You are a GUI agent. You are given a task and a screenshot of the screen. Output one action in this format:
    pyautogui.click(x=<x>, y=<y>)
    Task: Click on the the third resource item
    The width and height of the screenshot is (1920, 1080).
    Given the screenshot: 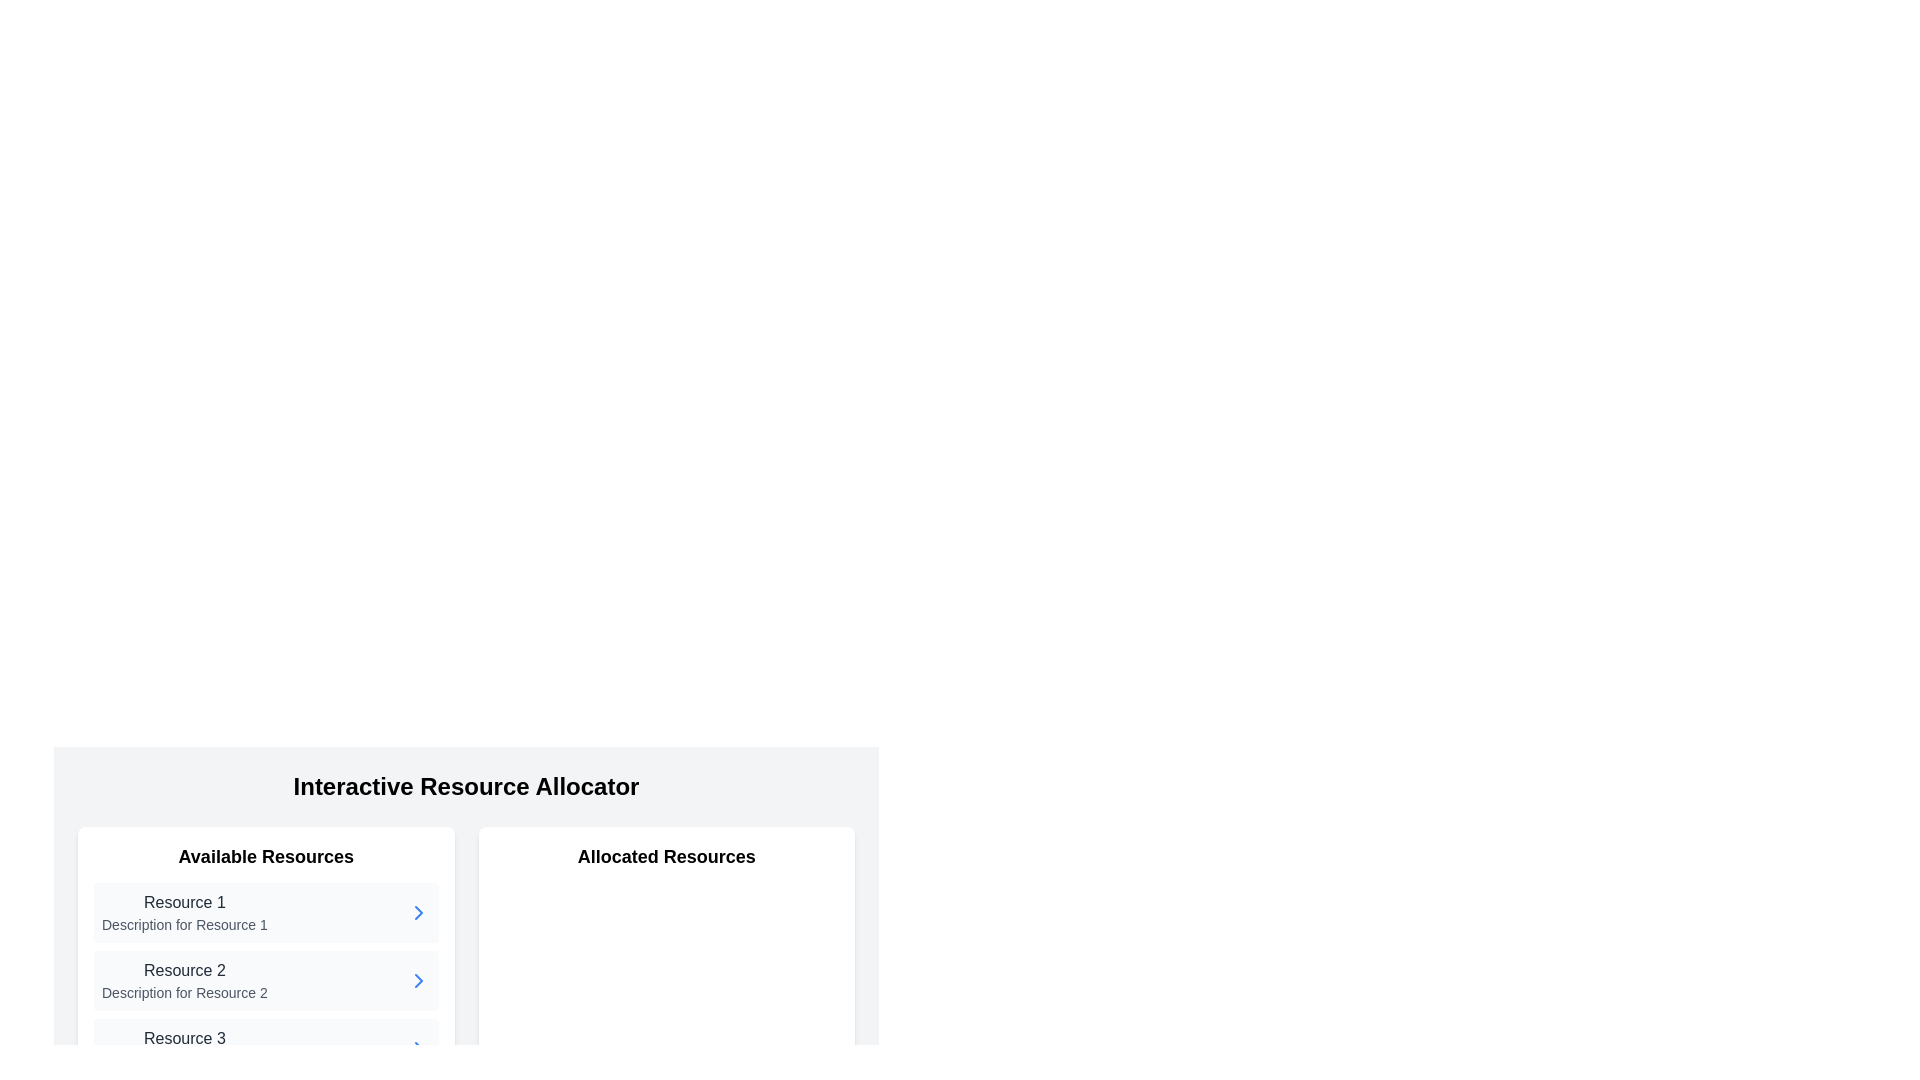 What is the action you would take?
    pyautogui.click(x=265, y=1048)
    